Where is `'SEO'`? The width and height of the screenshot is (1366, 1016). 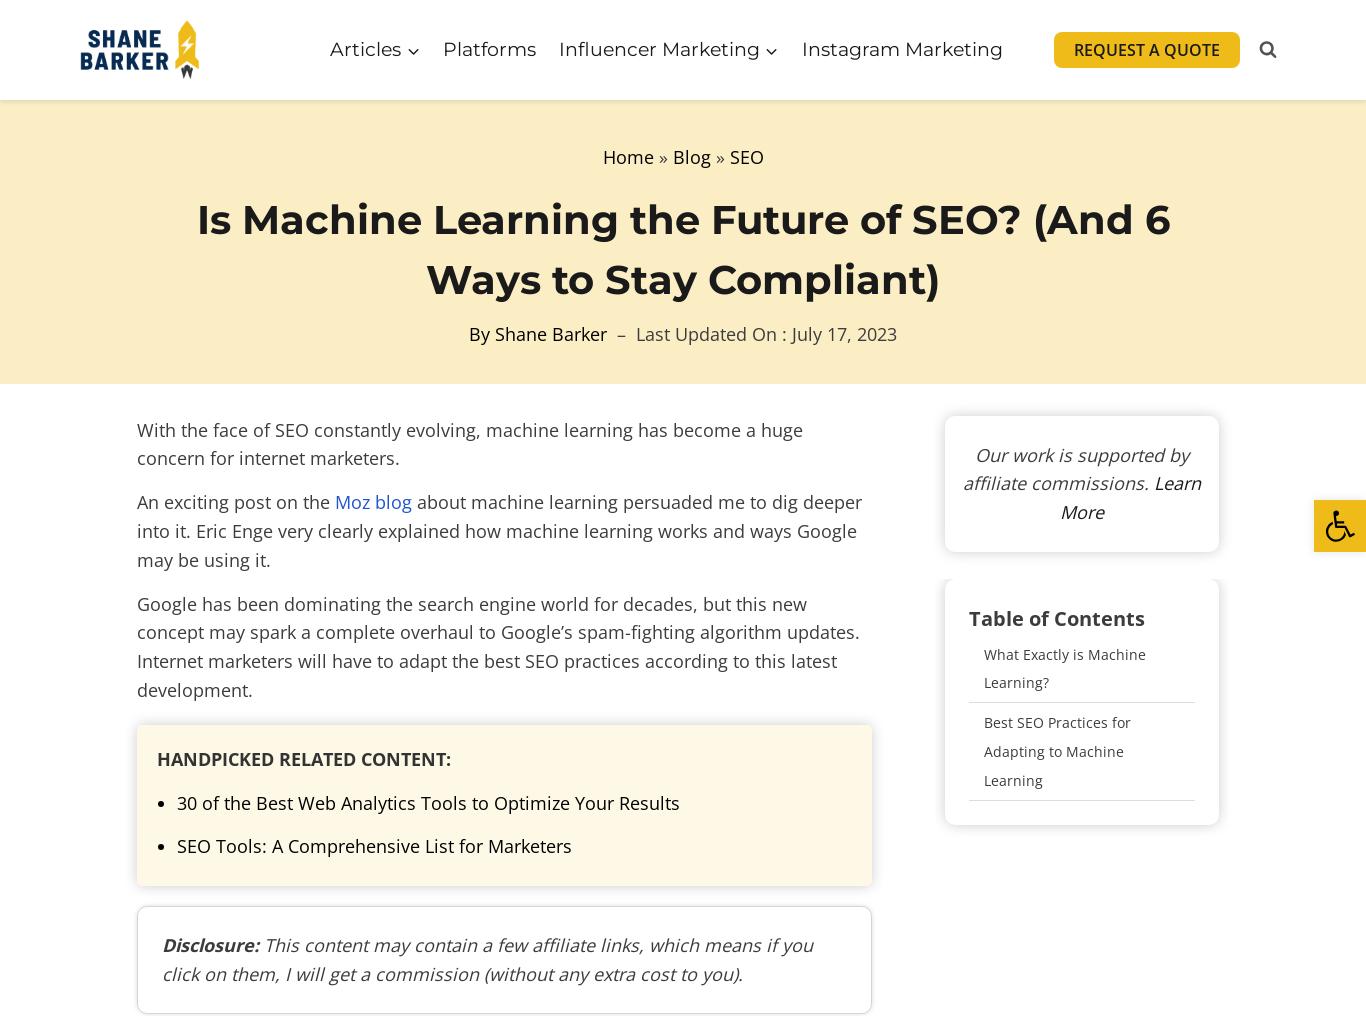
'SEO' is located at coordinates (745, 155).